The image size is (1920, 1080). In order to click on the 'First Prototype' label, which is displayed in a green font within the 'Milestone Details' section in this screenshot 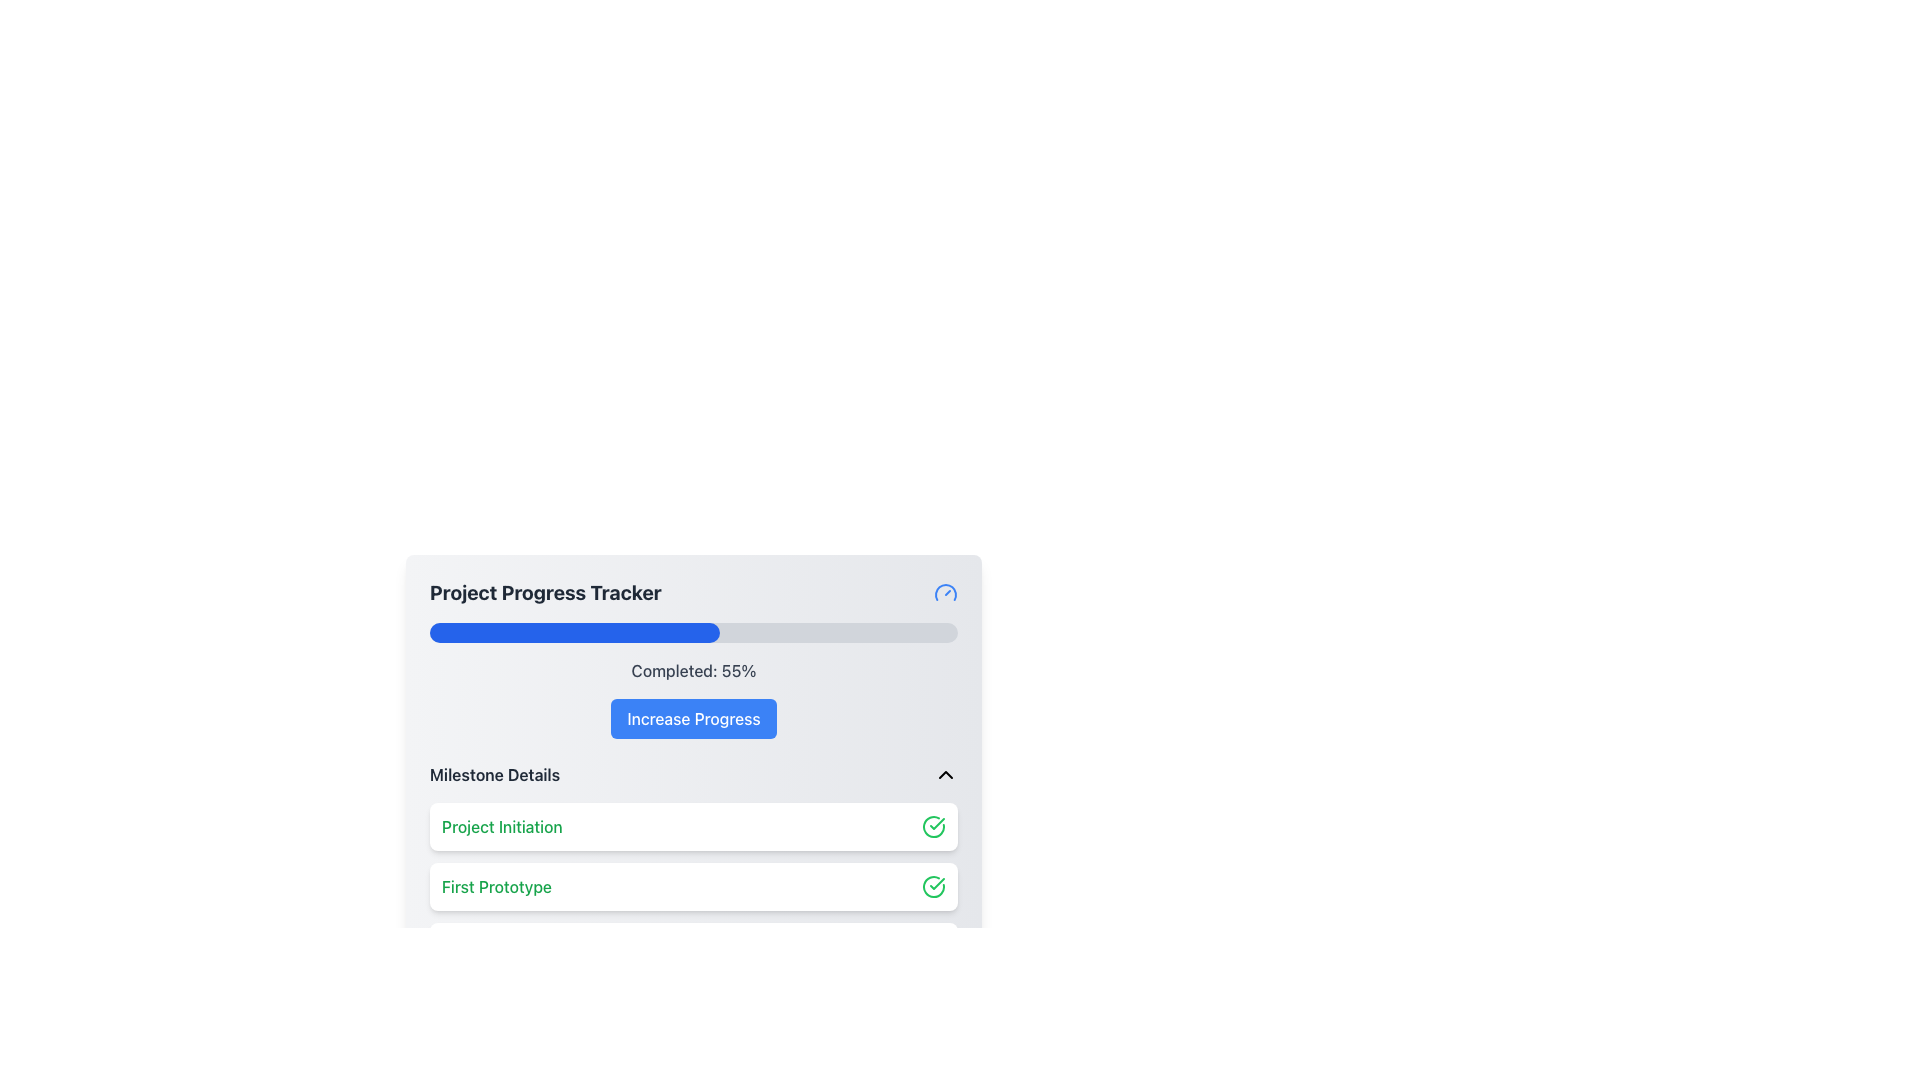, I will do `click(497, 886)`.